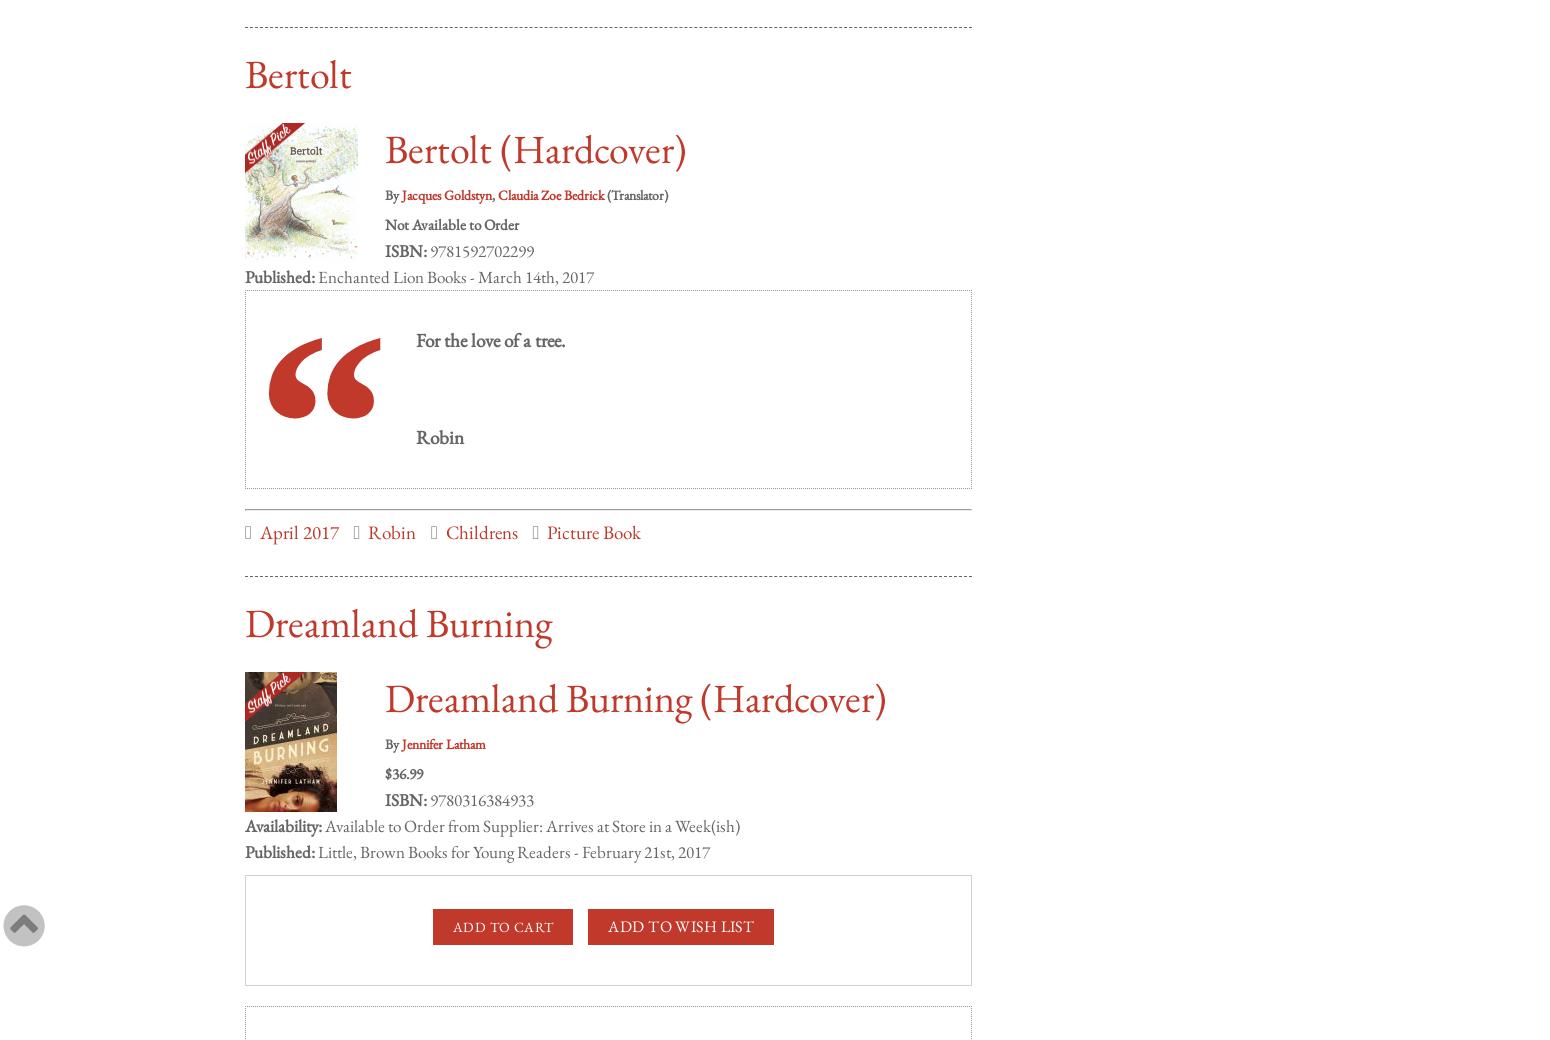 This screenshot has width=1550, height=1040. Describe the element at coordinates (384, 204) in the screenshot. I see `'Not Available to Order'` at that location.